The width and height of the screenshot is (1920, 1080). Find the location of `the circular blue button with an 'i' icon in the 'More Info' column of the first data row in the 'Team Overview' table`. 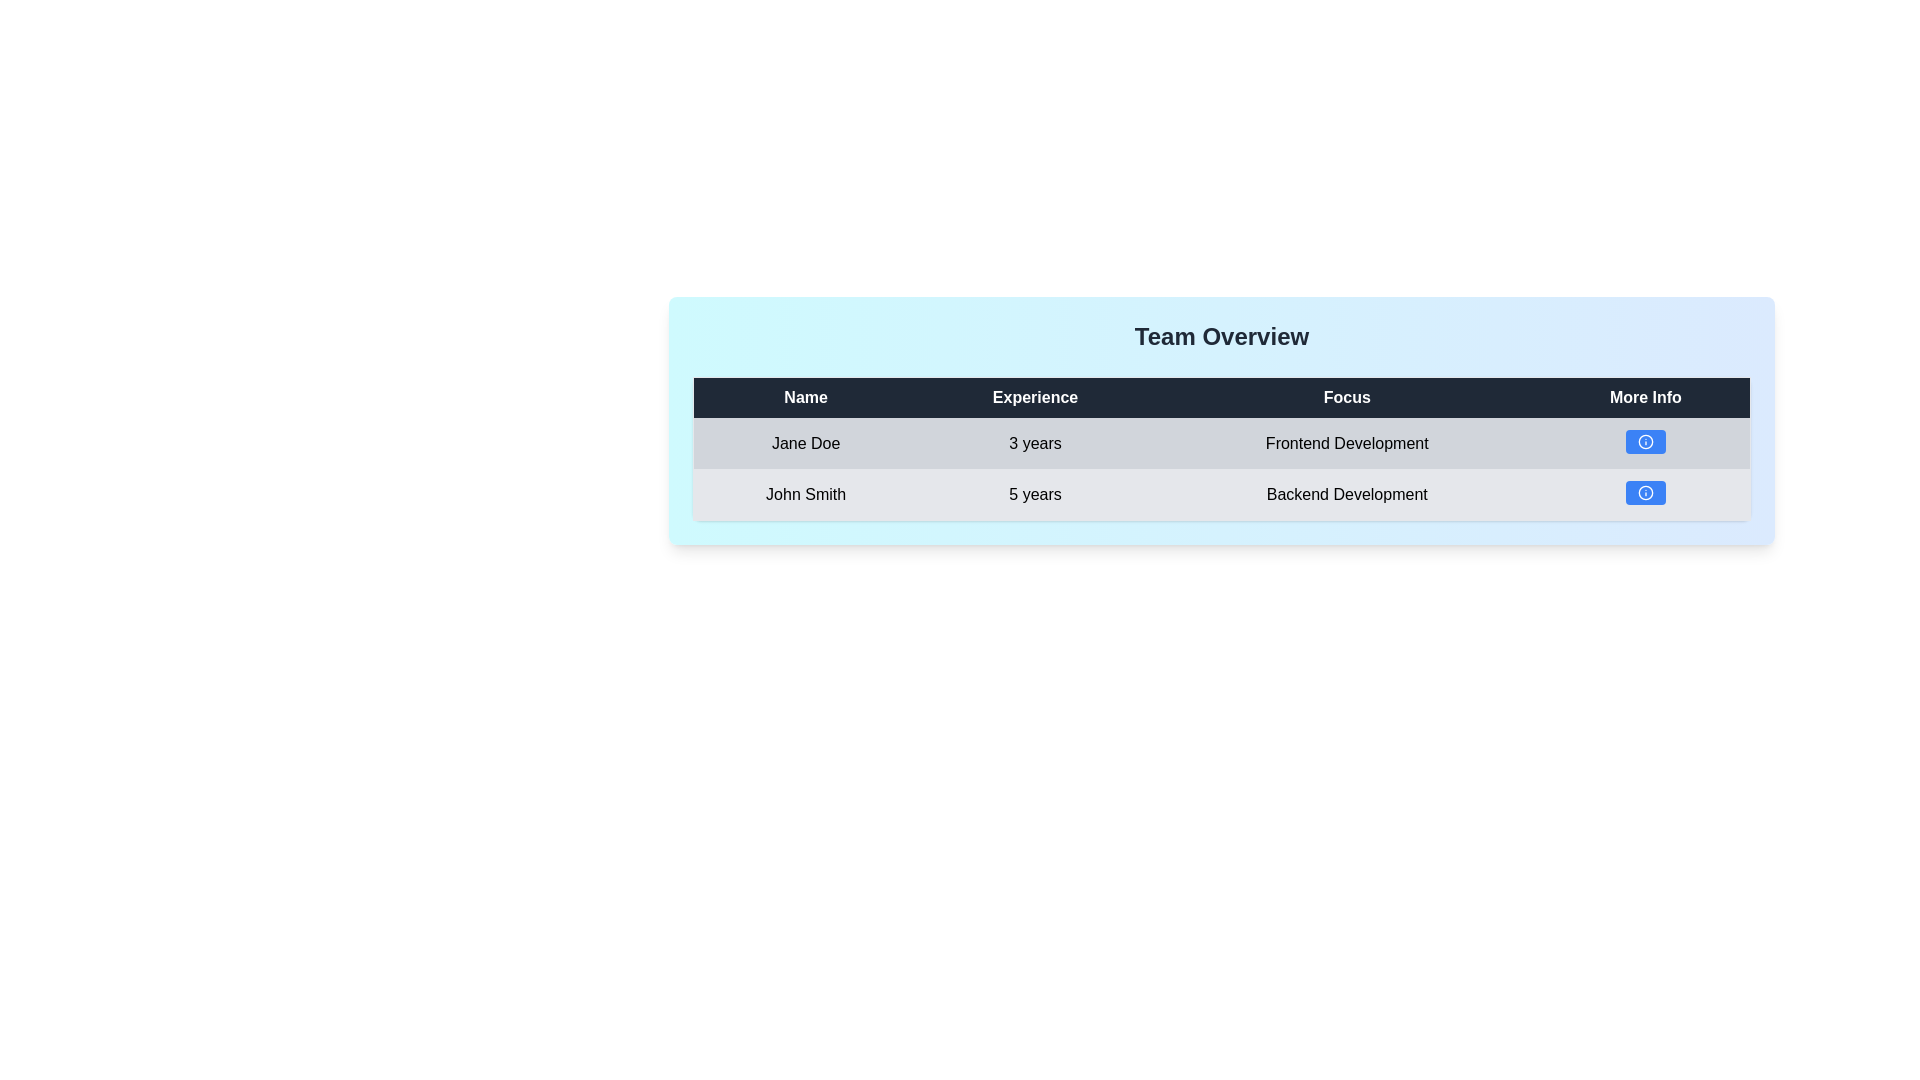

the circular blue button with an 'i' icon in the 'More Info' column of the first data row in the 'Team Overview' table is located at coordinates (1645, 441).